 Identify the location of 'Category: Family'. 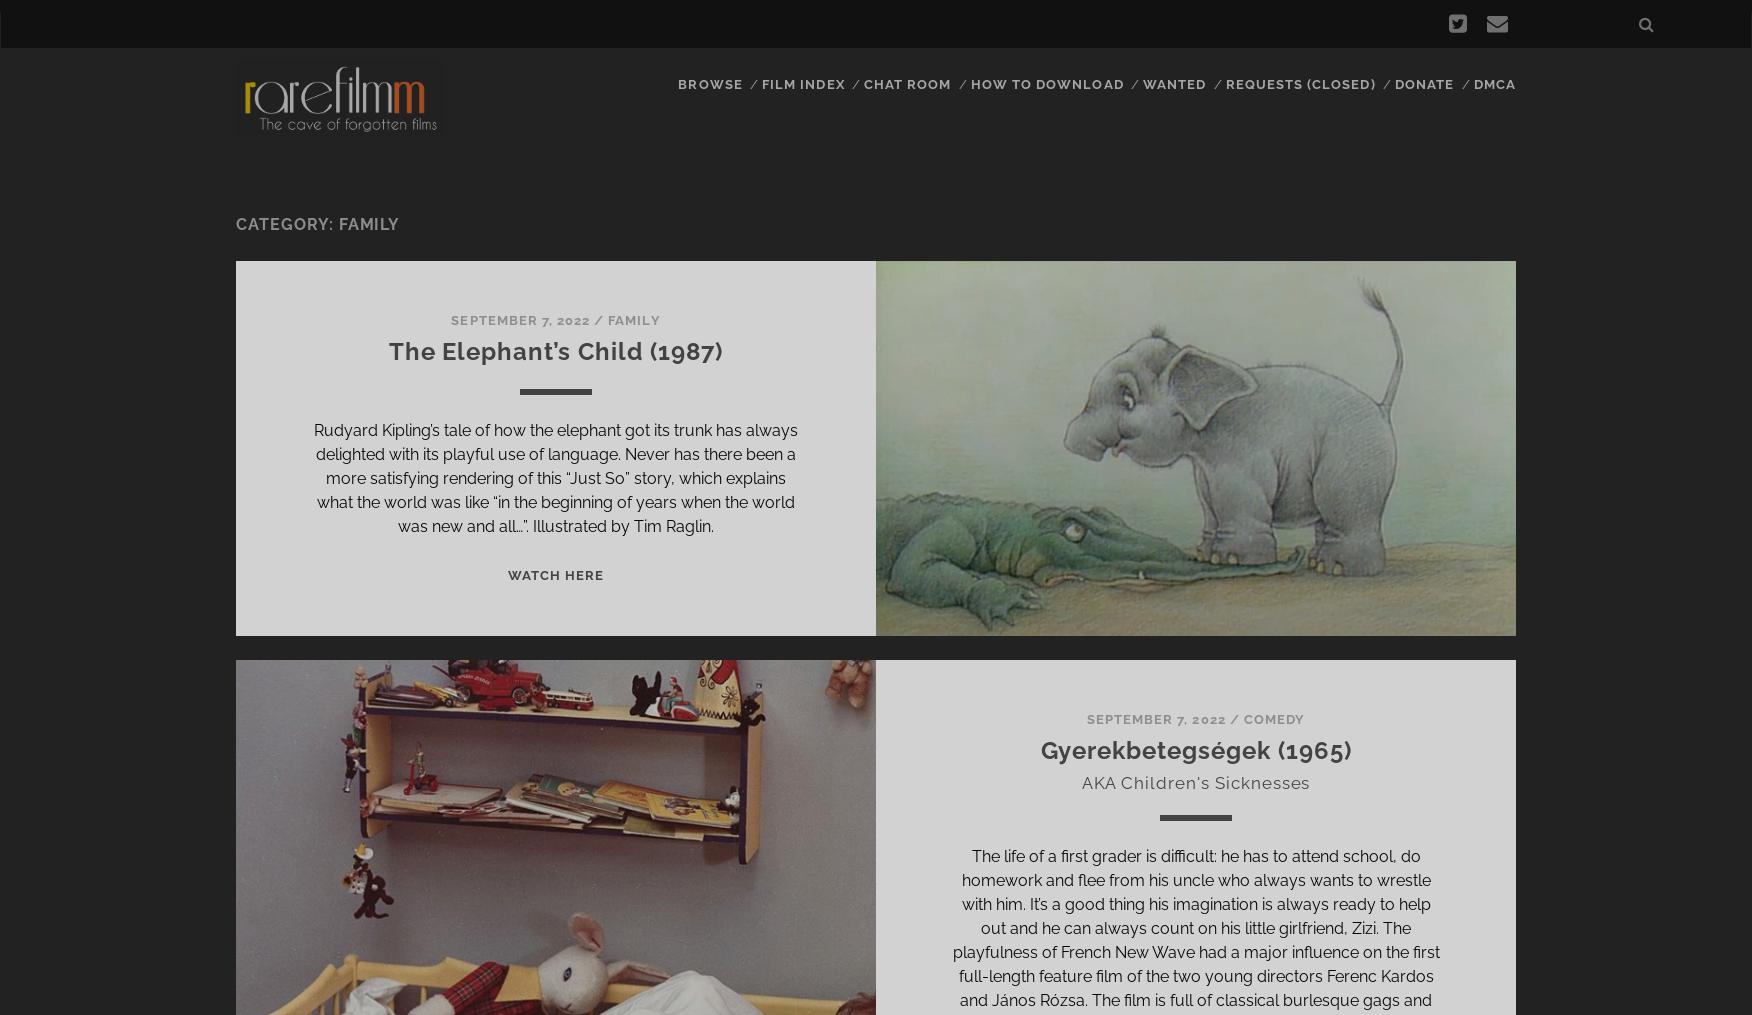
(317, 223).